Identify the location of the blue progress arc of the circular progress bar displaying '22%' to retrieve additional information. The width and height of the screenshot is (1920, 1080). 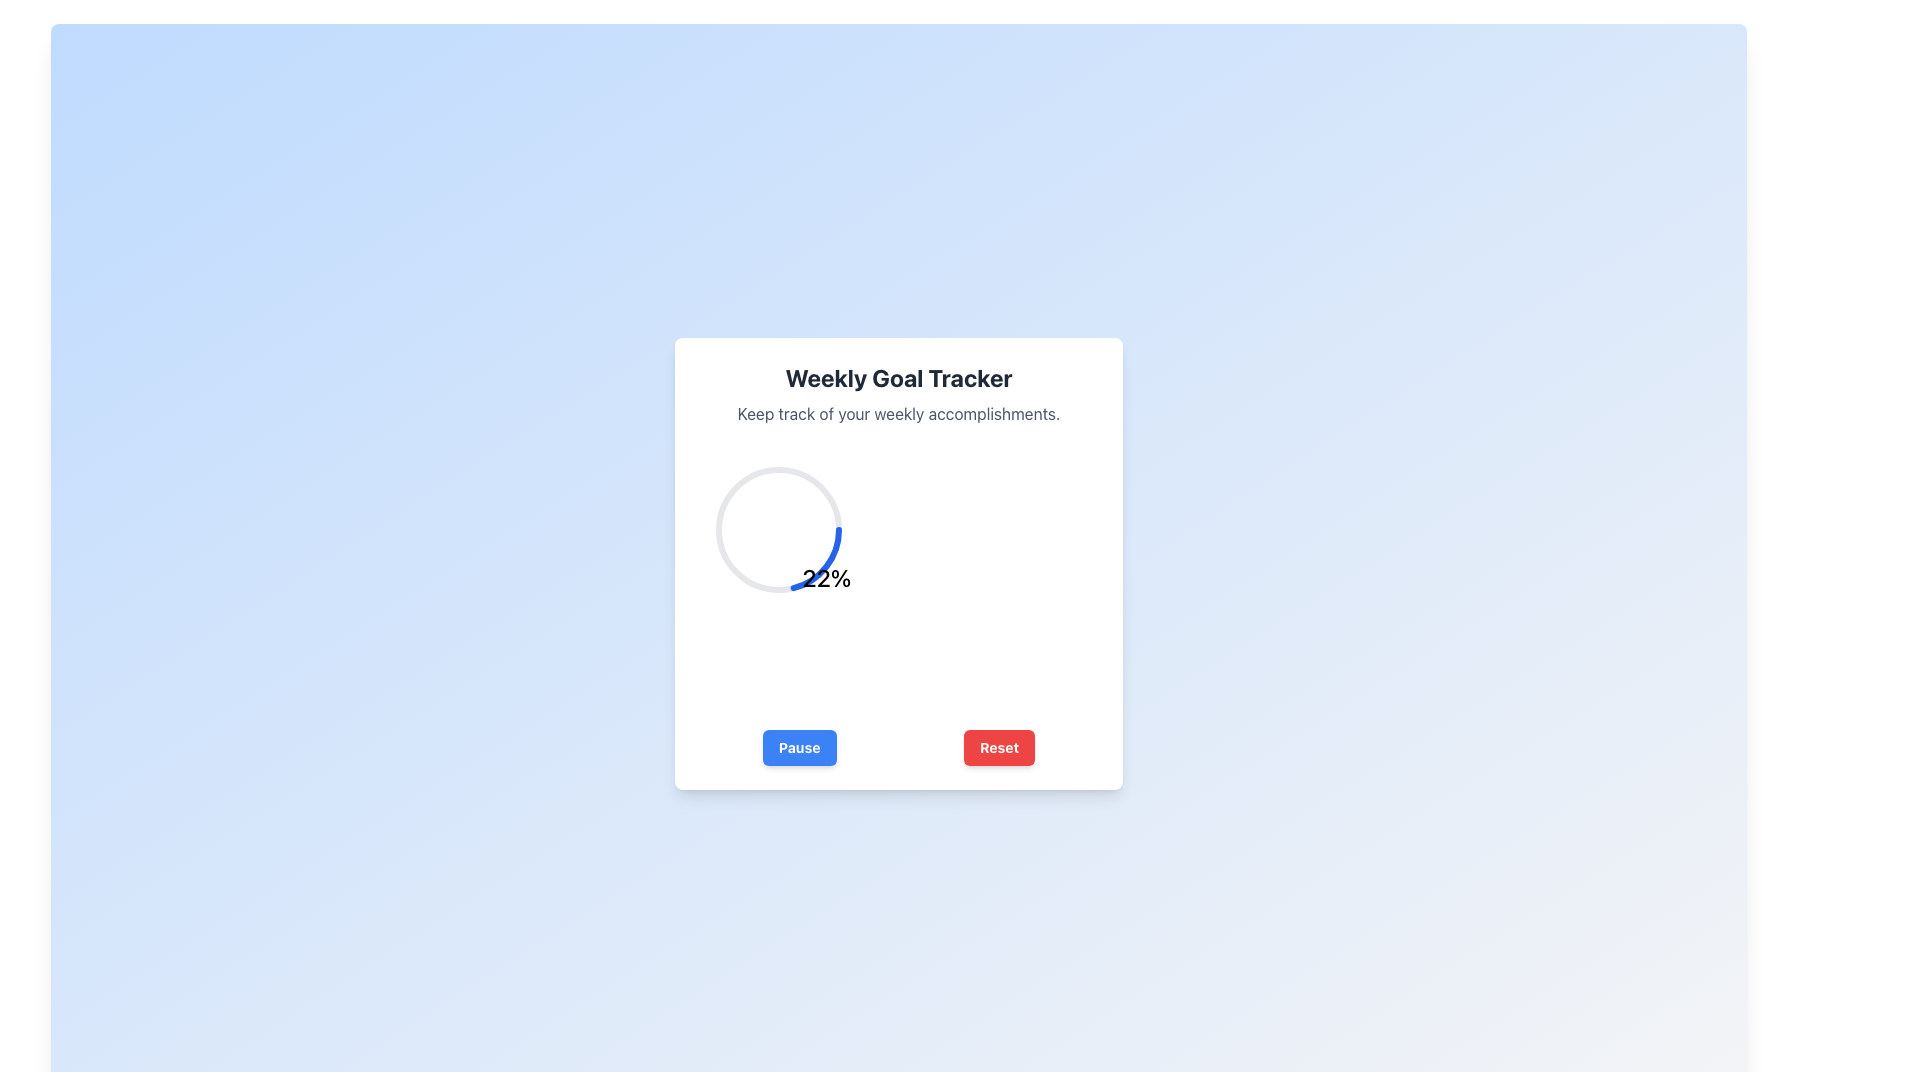
(777, 528).